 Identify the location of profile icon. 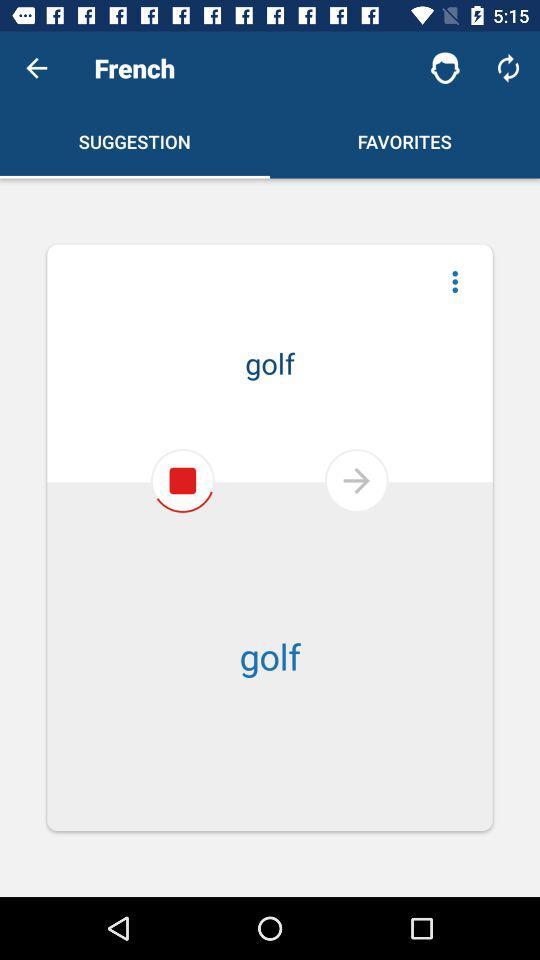
(445, 68).